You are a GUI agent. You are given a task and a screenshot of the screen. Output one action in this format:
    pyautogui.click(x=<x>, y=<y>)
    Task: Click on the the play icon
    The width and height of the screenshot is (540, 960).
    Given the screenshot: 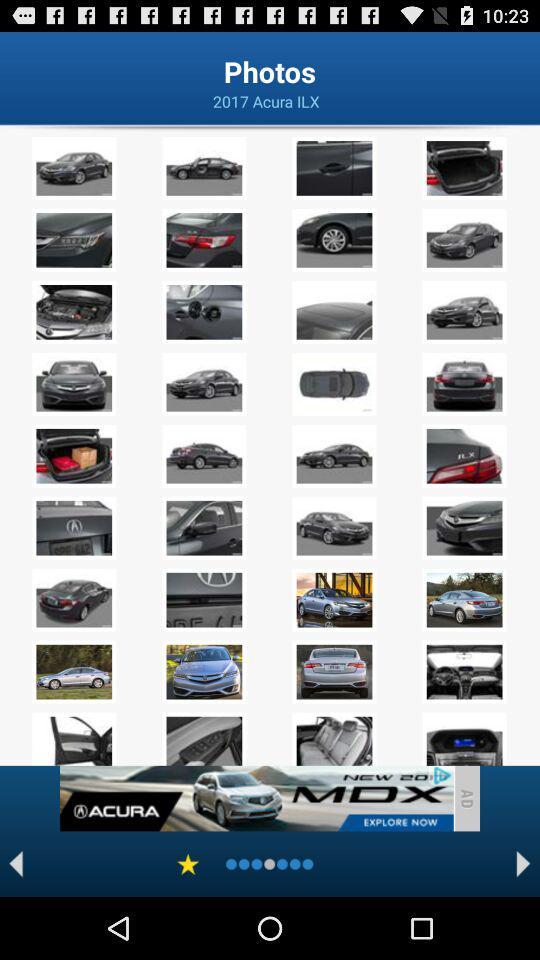 What is the action you would take?
    pyautogui.click(x=523, y=924)
    